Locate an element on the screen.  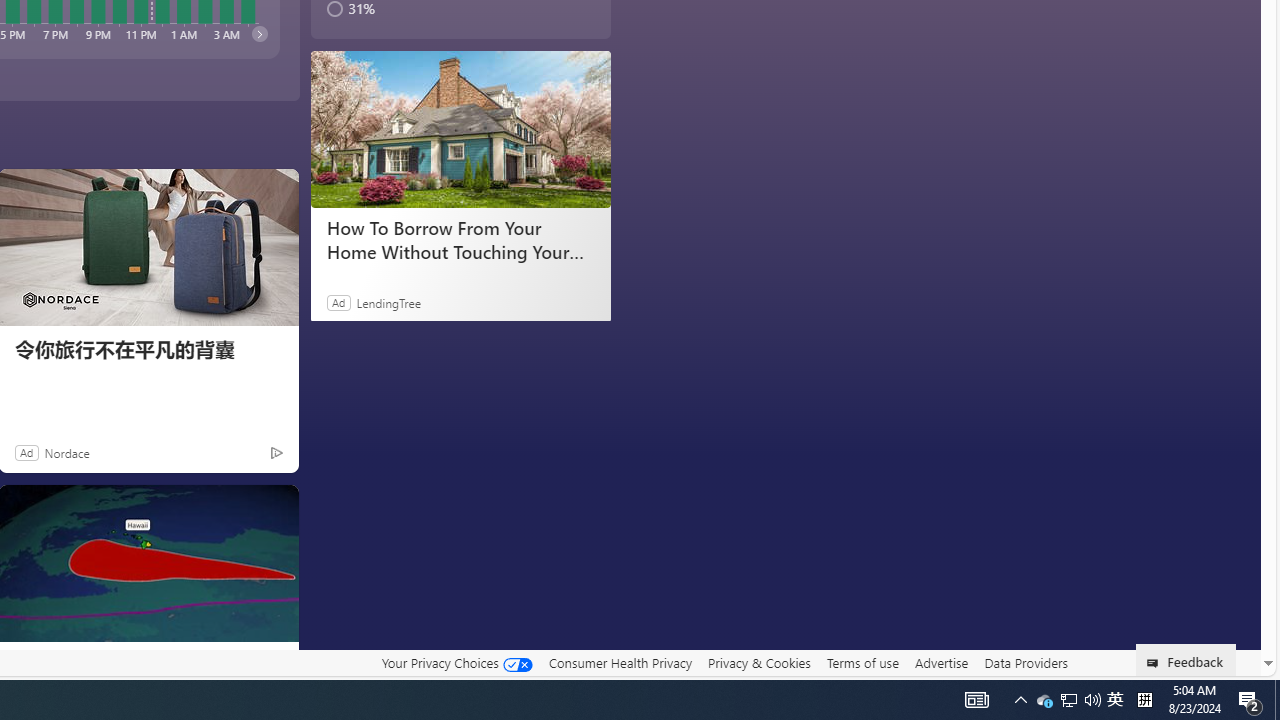
'Ad Choice' is located at coordinates (275, 452).